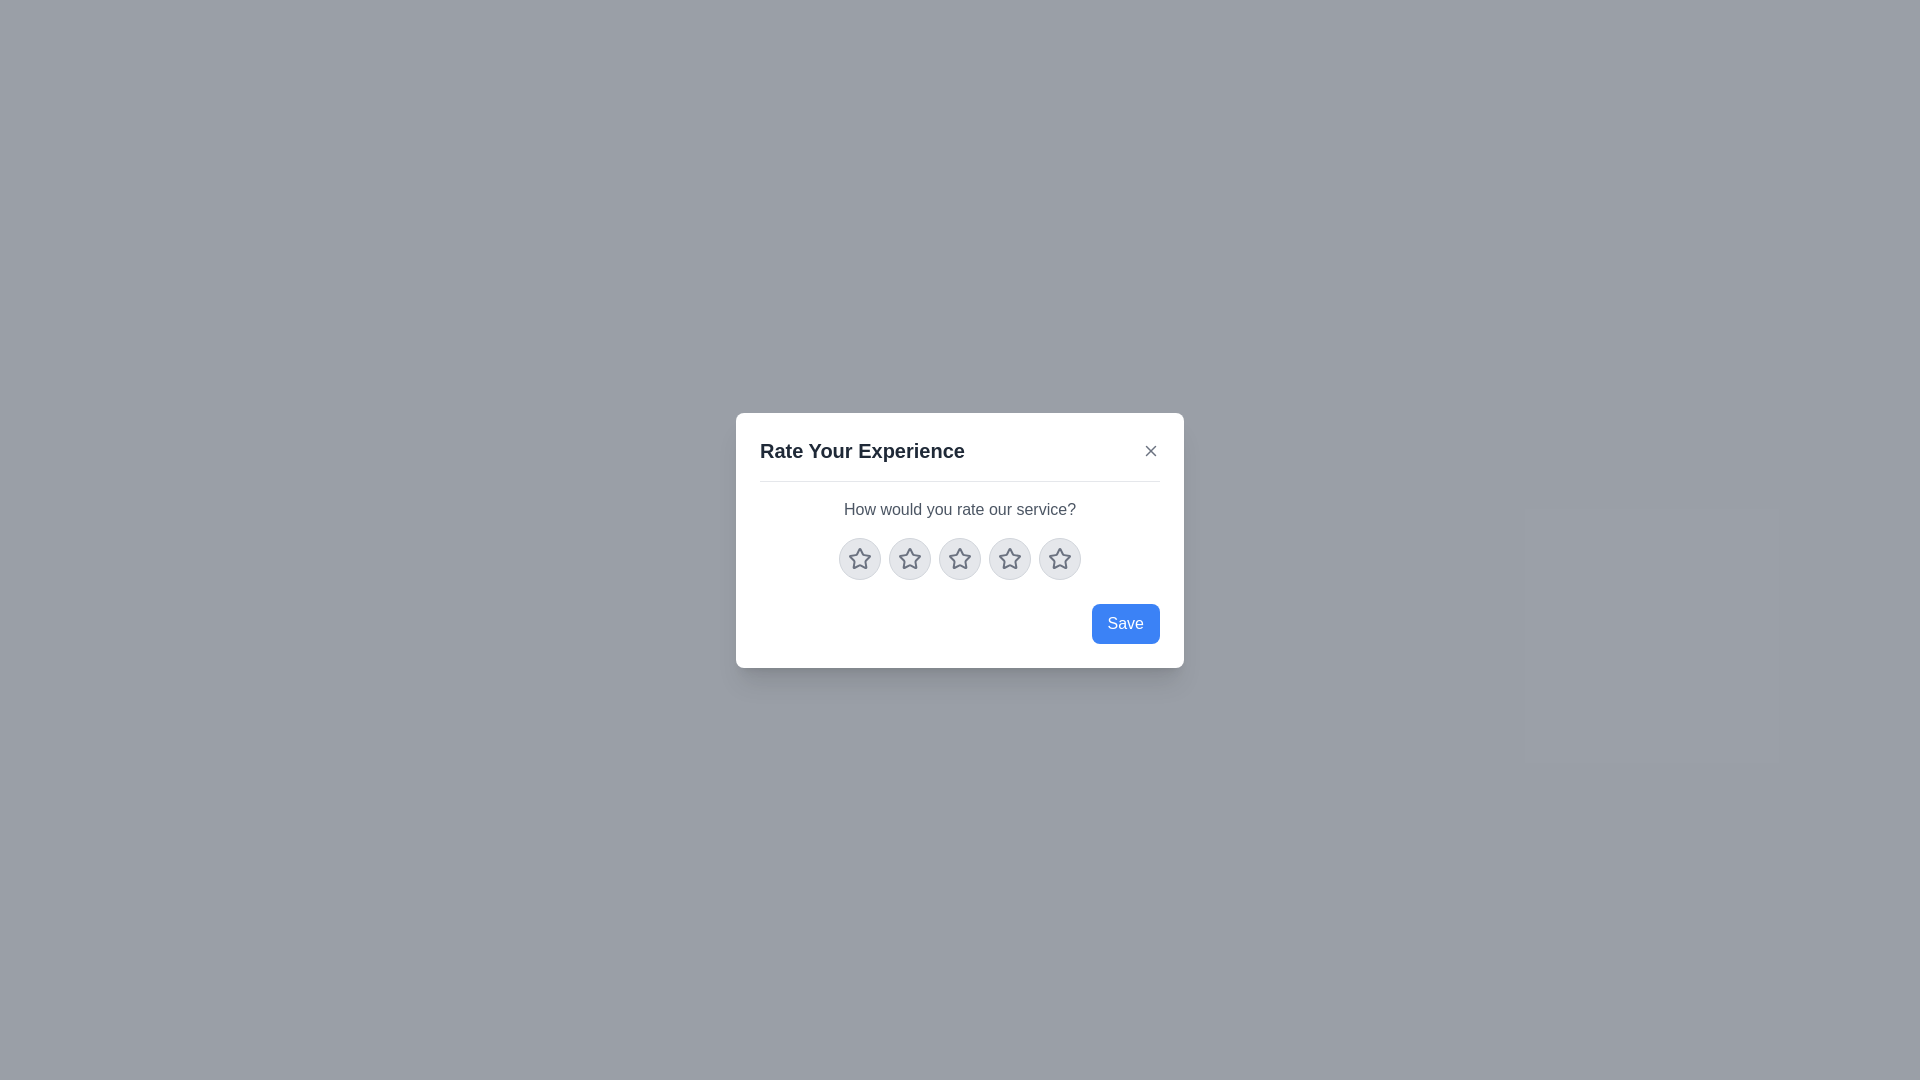  What do you see at coordinates (1009, 558) in the screenshot?
I see `the star corresponding to the rating 4` at bounding box center [1009, 558].